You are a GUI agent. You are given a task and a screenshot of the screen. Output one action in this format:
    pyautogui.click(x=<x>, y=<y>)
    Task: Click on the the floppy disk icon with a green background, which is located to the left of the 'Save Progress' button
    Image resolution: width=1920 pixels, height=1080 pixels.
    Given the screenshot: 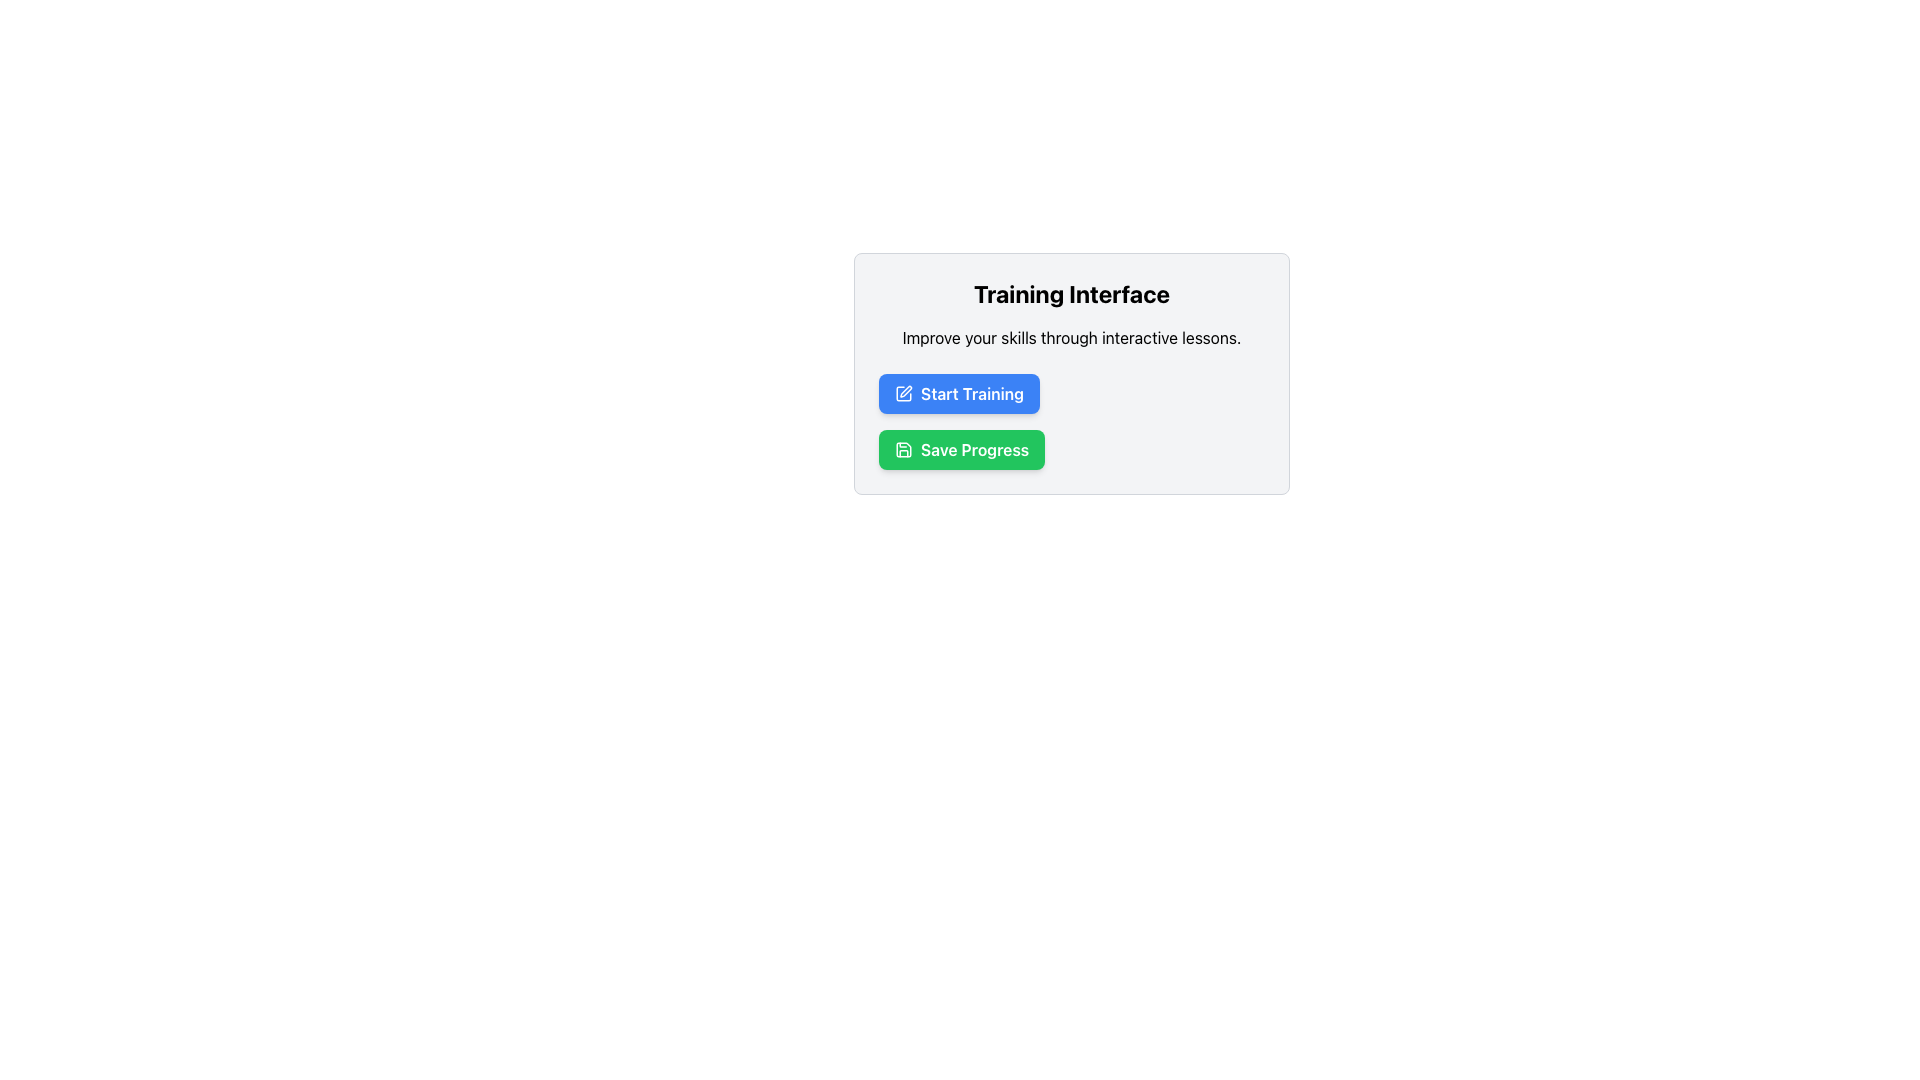 What is the action you would take?
    pyautogui.click(x=902, y=450)
    